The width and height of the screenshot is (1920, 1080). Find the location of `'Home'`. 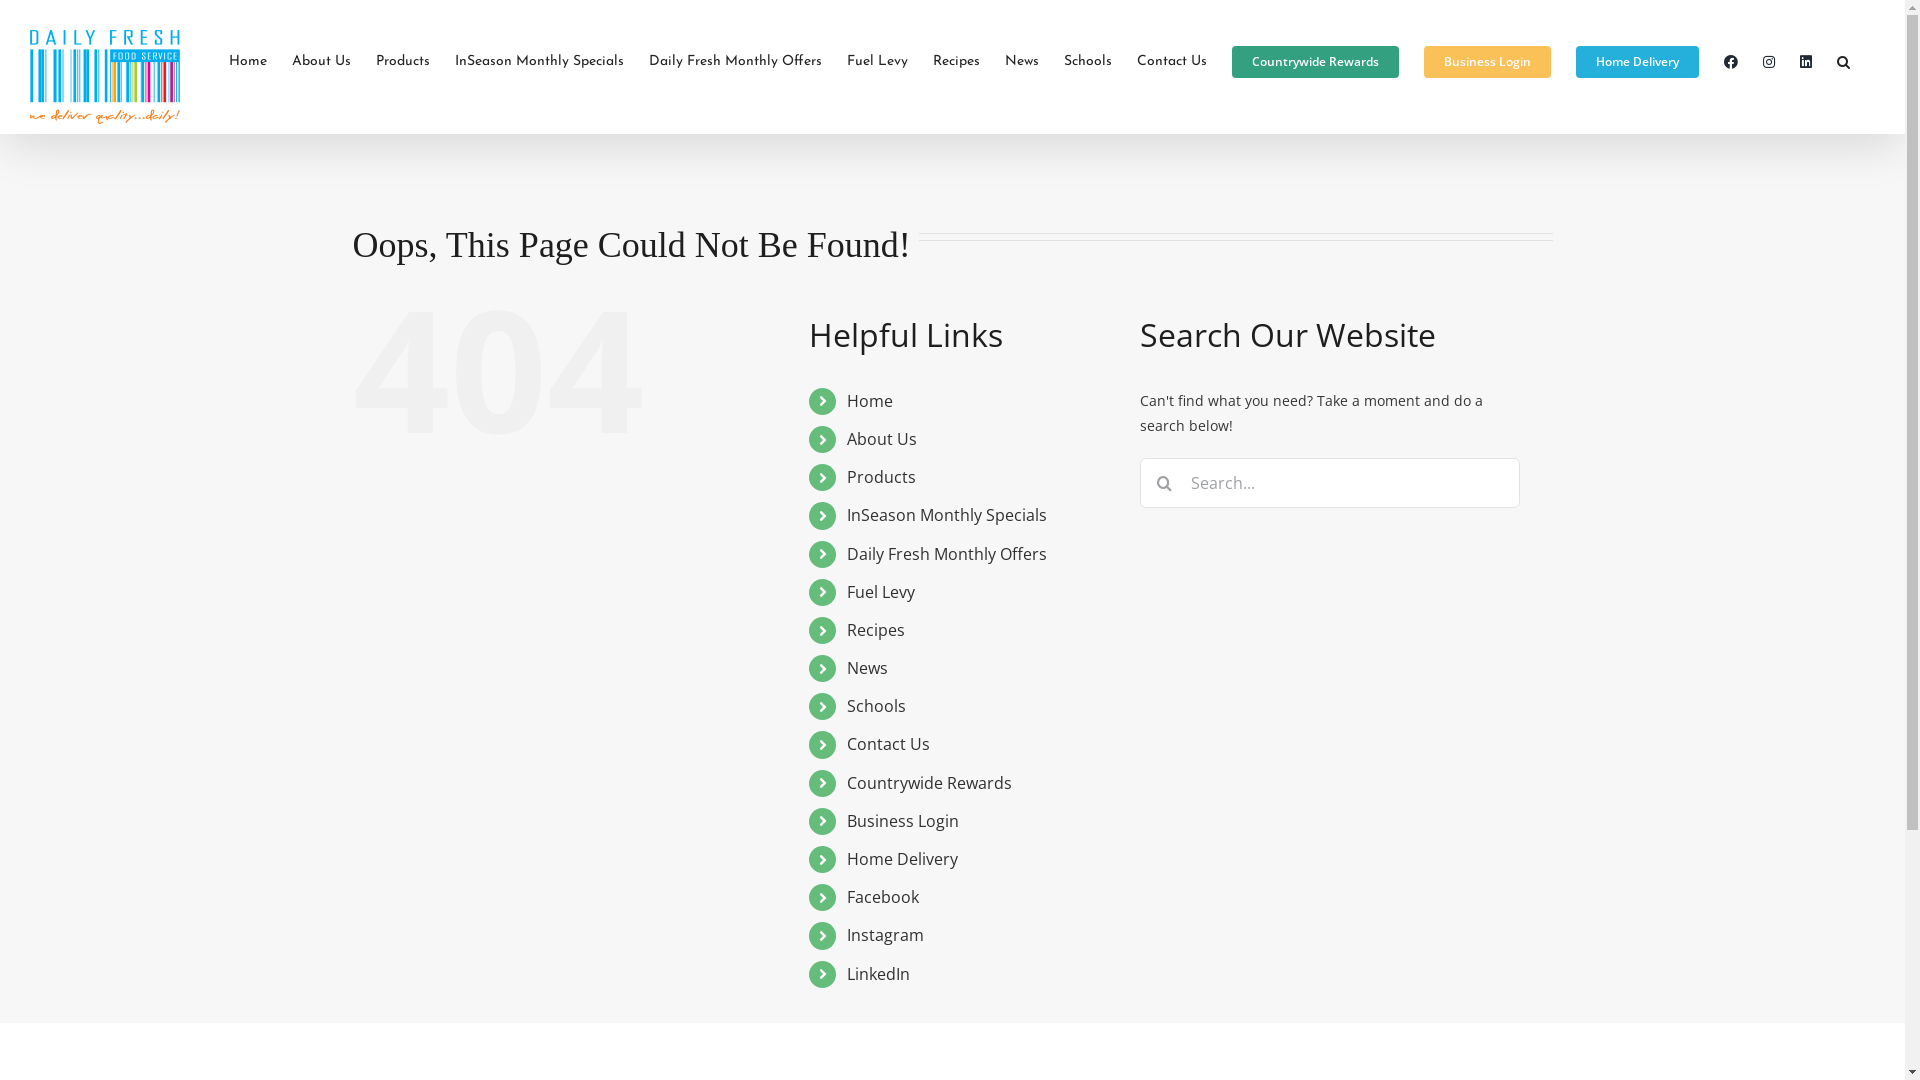

'Home' is located at coordinates (869, 401).